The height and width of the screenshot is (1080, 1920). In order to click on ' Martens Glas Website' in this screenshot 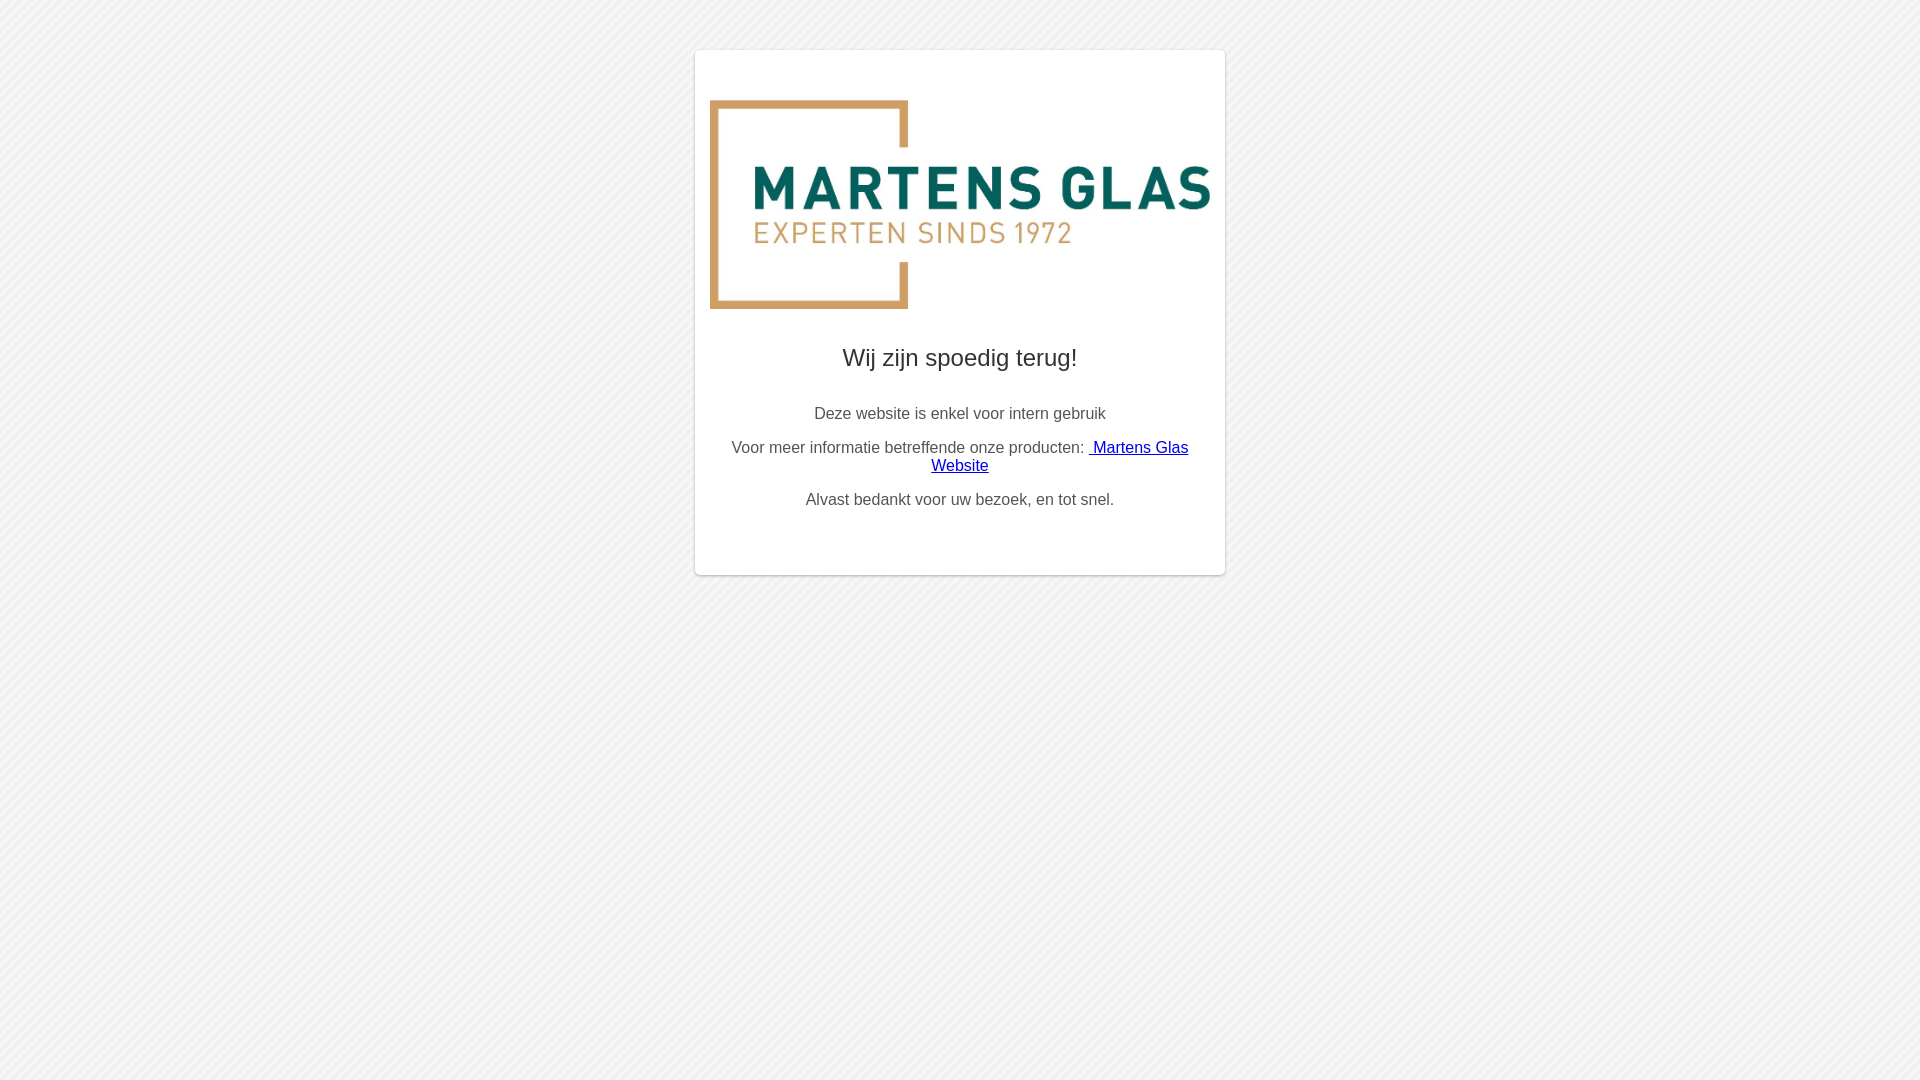, I will do `click(930, 456)`.